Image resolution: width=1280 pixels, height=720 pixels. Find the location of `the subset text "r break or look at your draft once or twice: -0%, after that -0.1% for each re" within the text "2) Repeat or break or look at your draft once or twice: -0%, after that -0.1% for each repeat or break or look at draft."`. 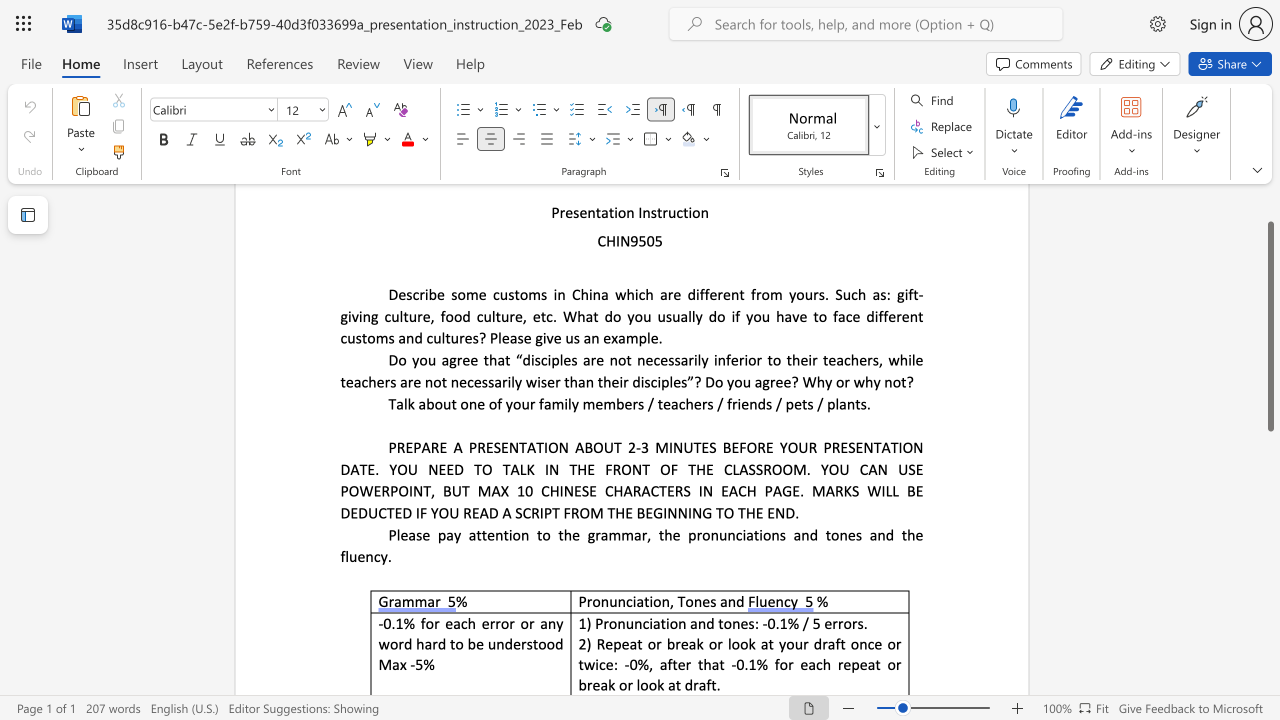

the subset text "r break or look at your draft once or twice: -0%, after that -0.1% for each re" within the text "2) Repeat or break or look at your draft once or twice: -0%, after that -0.1% for each repeat or break or look at draft." is located at coordinates (656, 644).